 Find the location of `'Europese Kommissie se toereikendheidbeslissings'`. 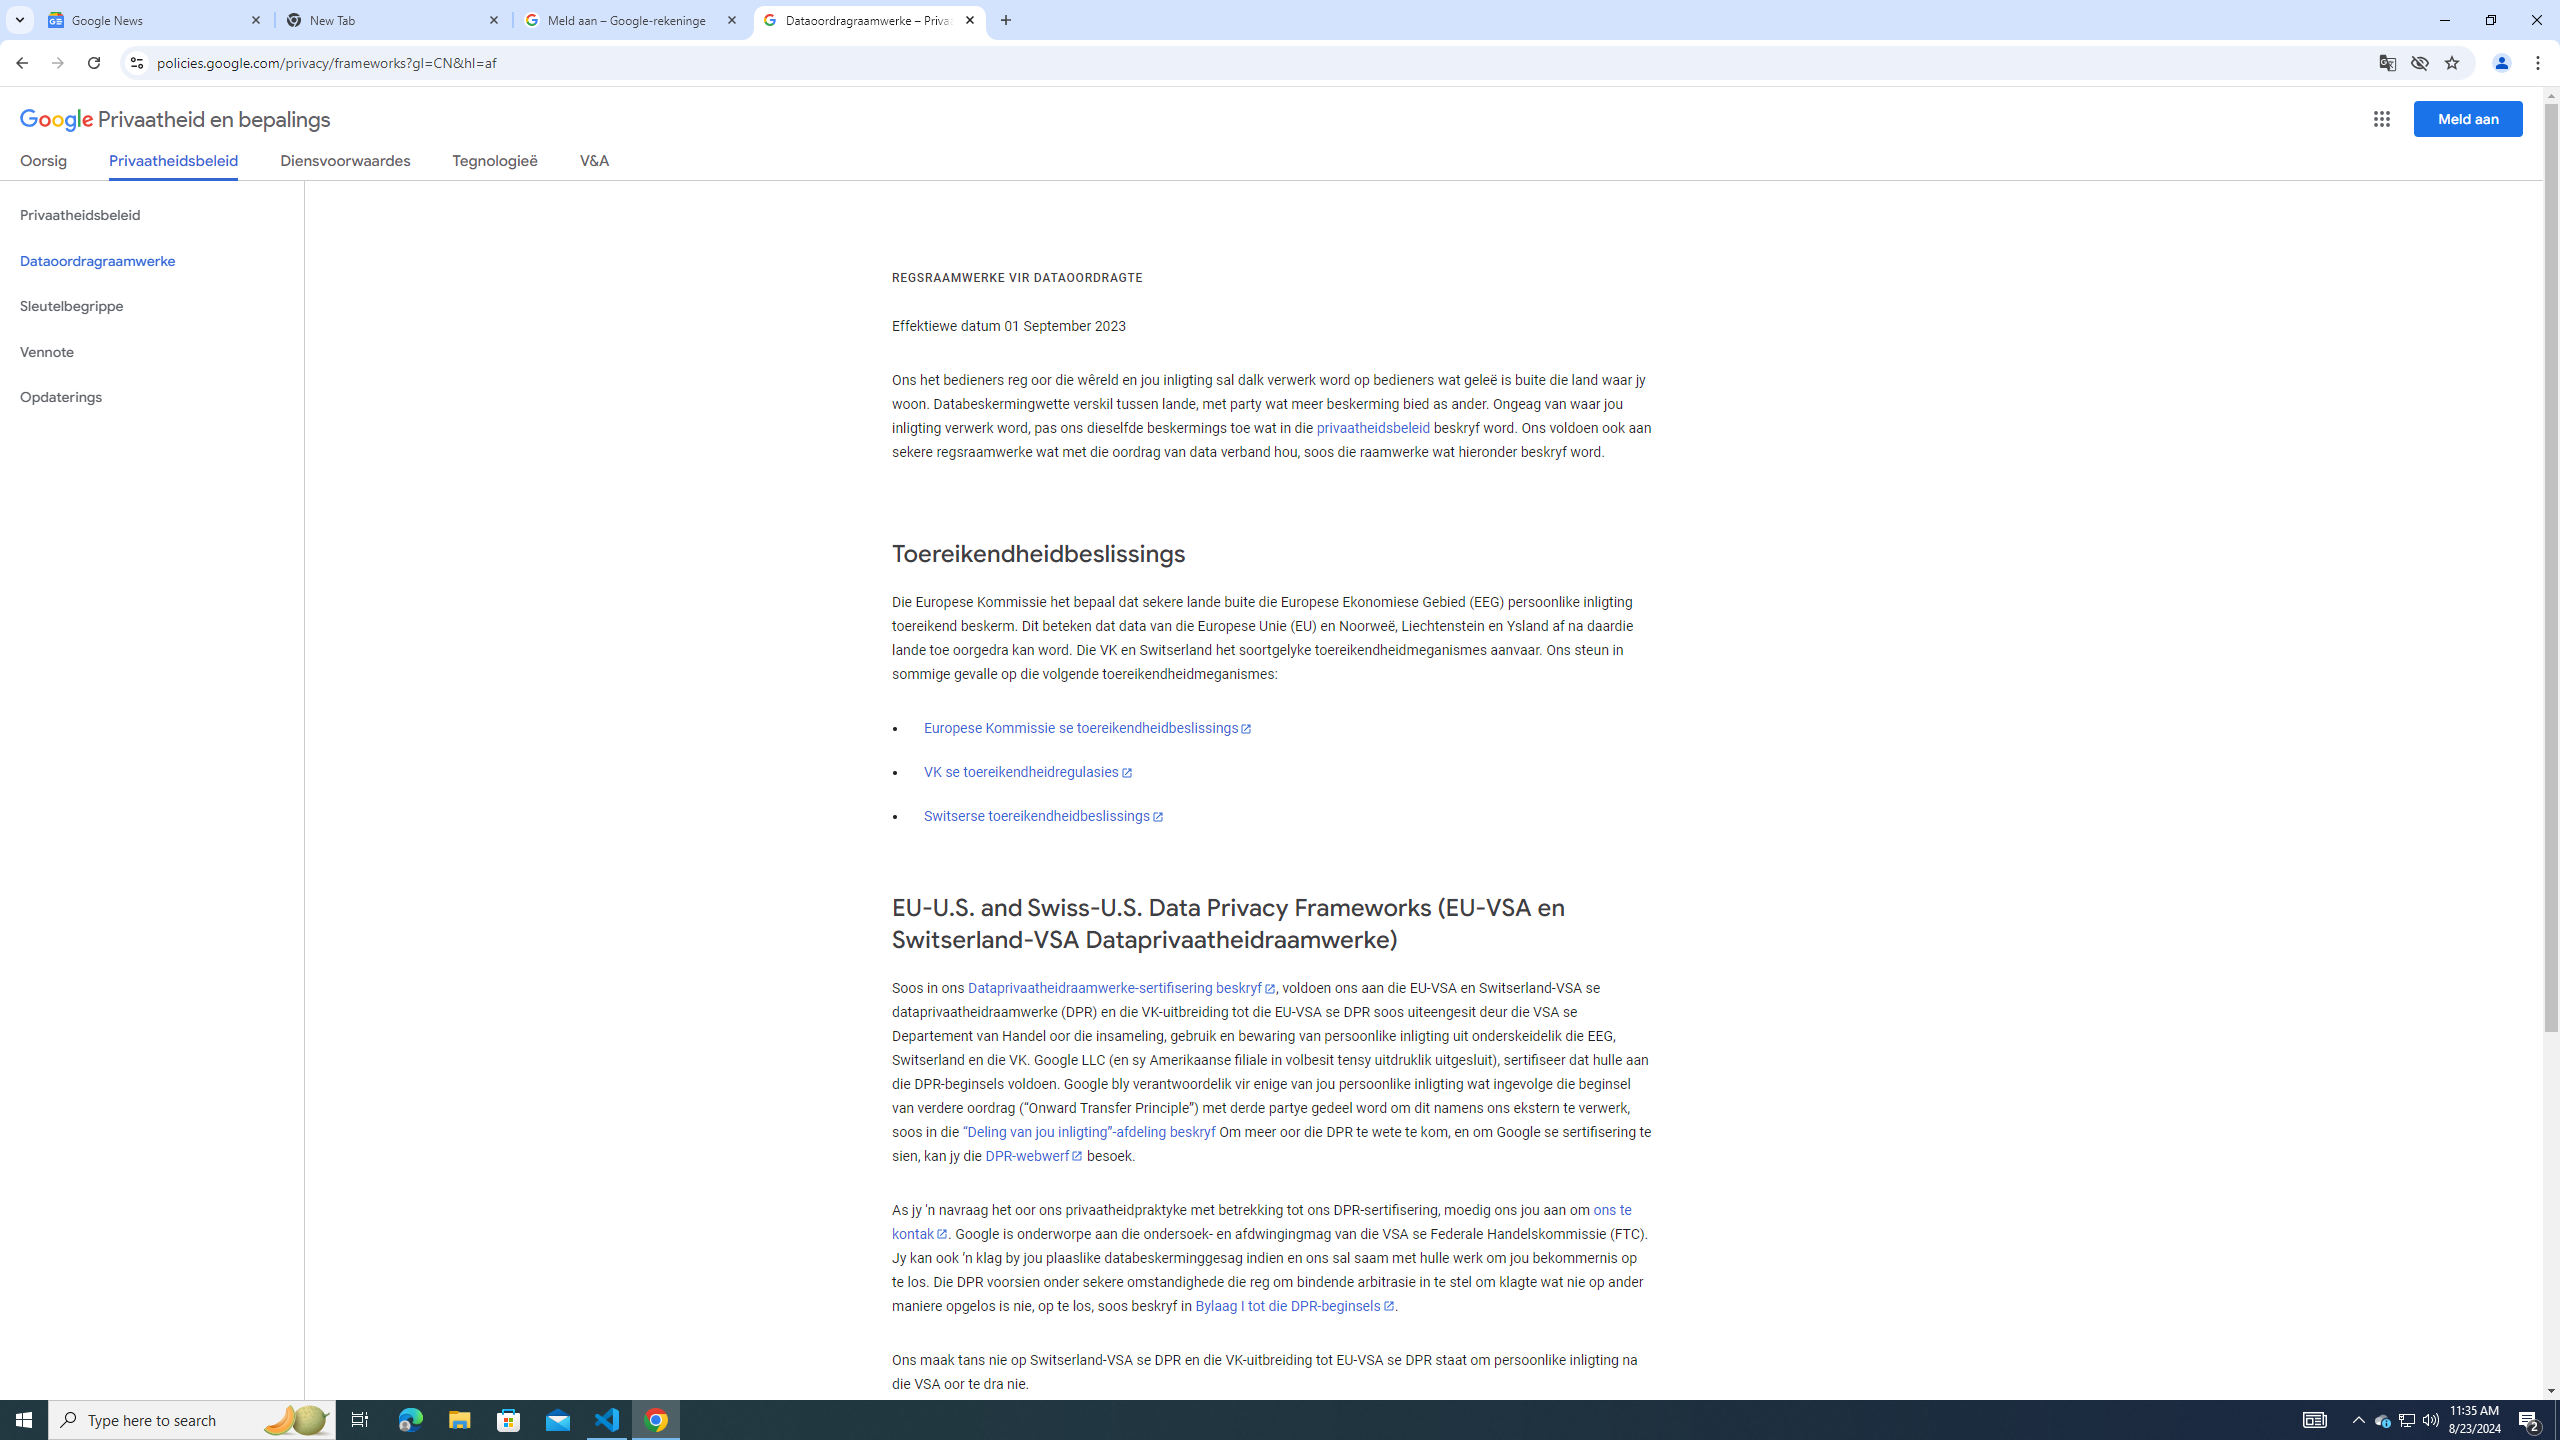

'Europese Kommissie se toereikendheidbeslissings' is located at coordinates (1088, 727).